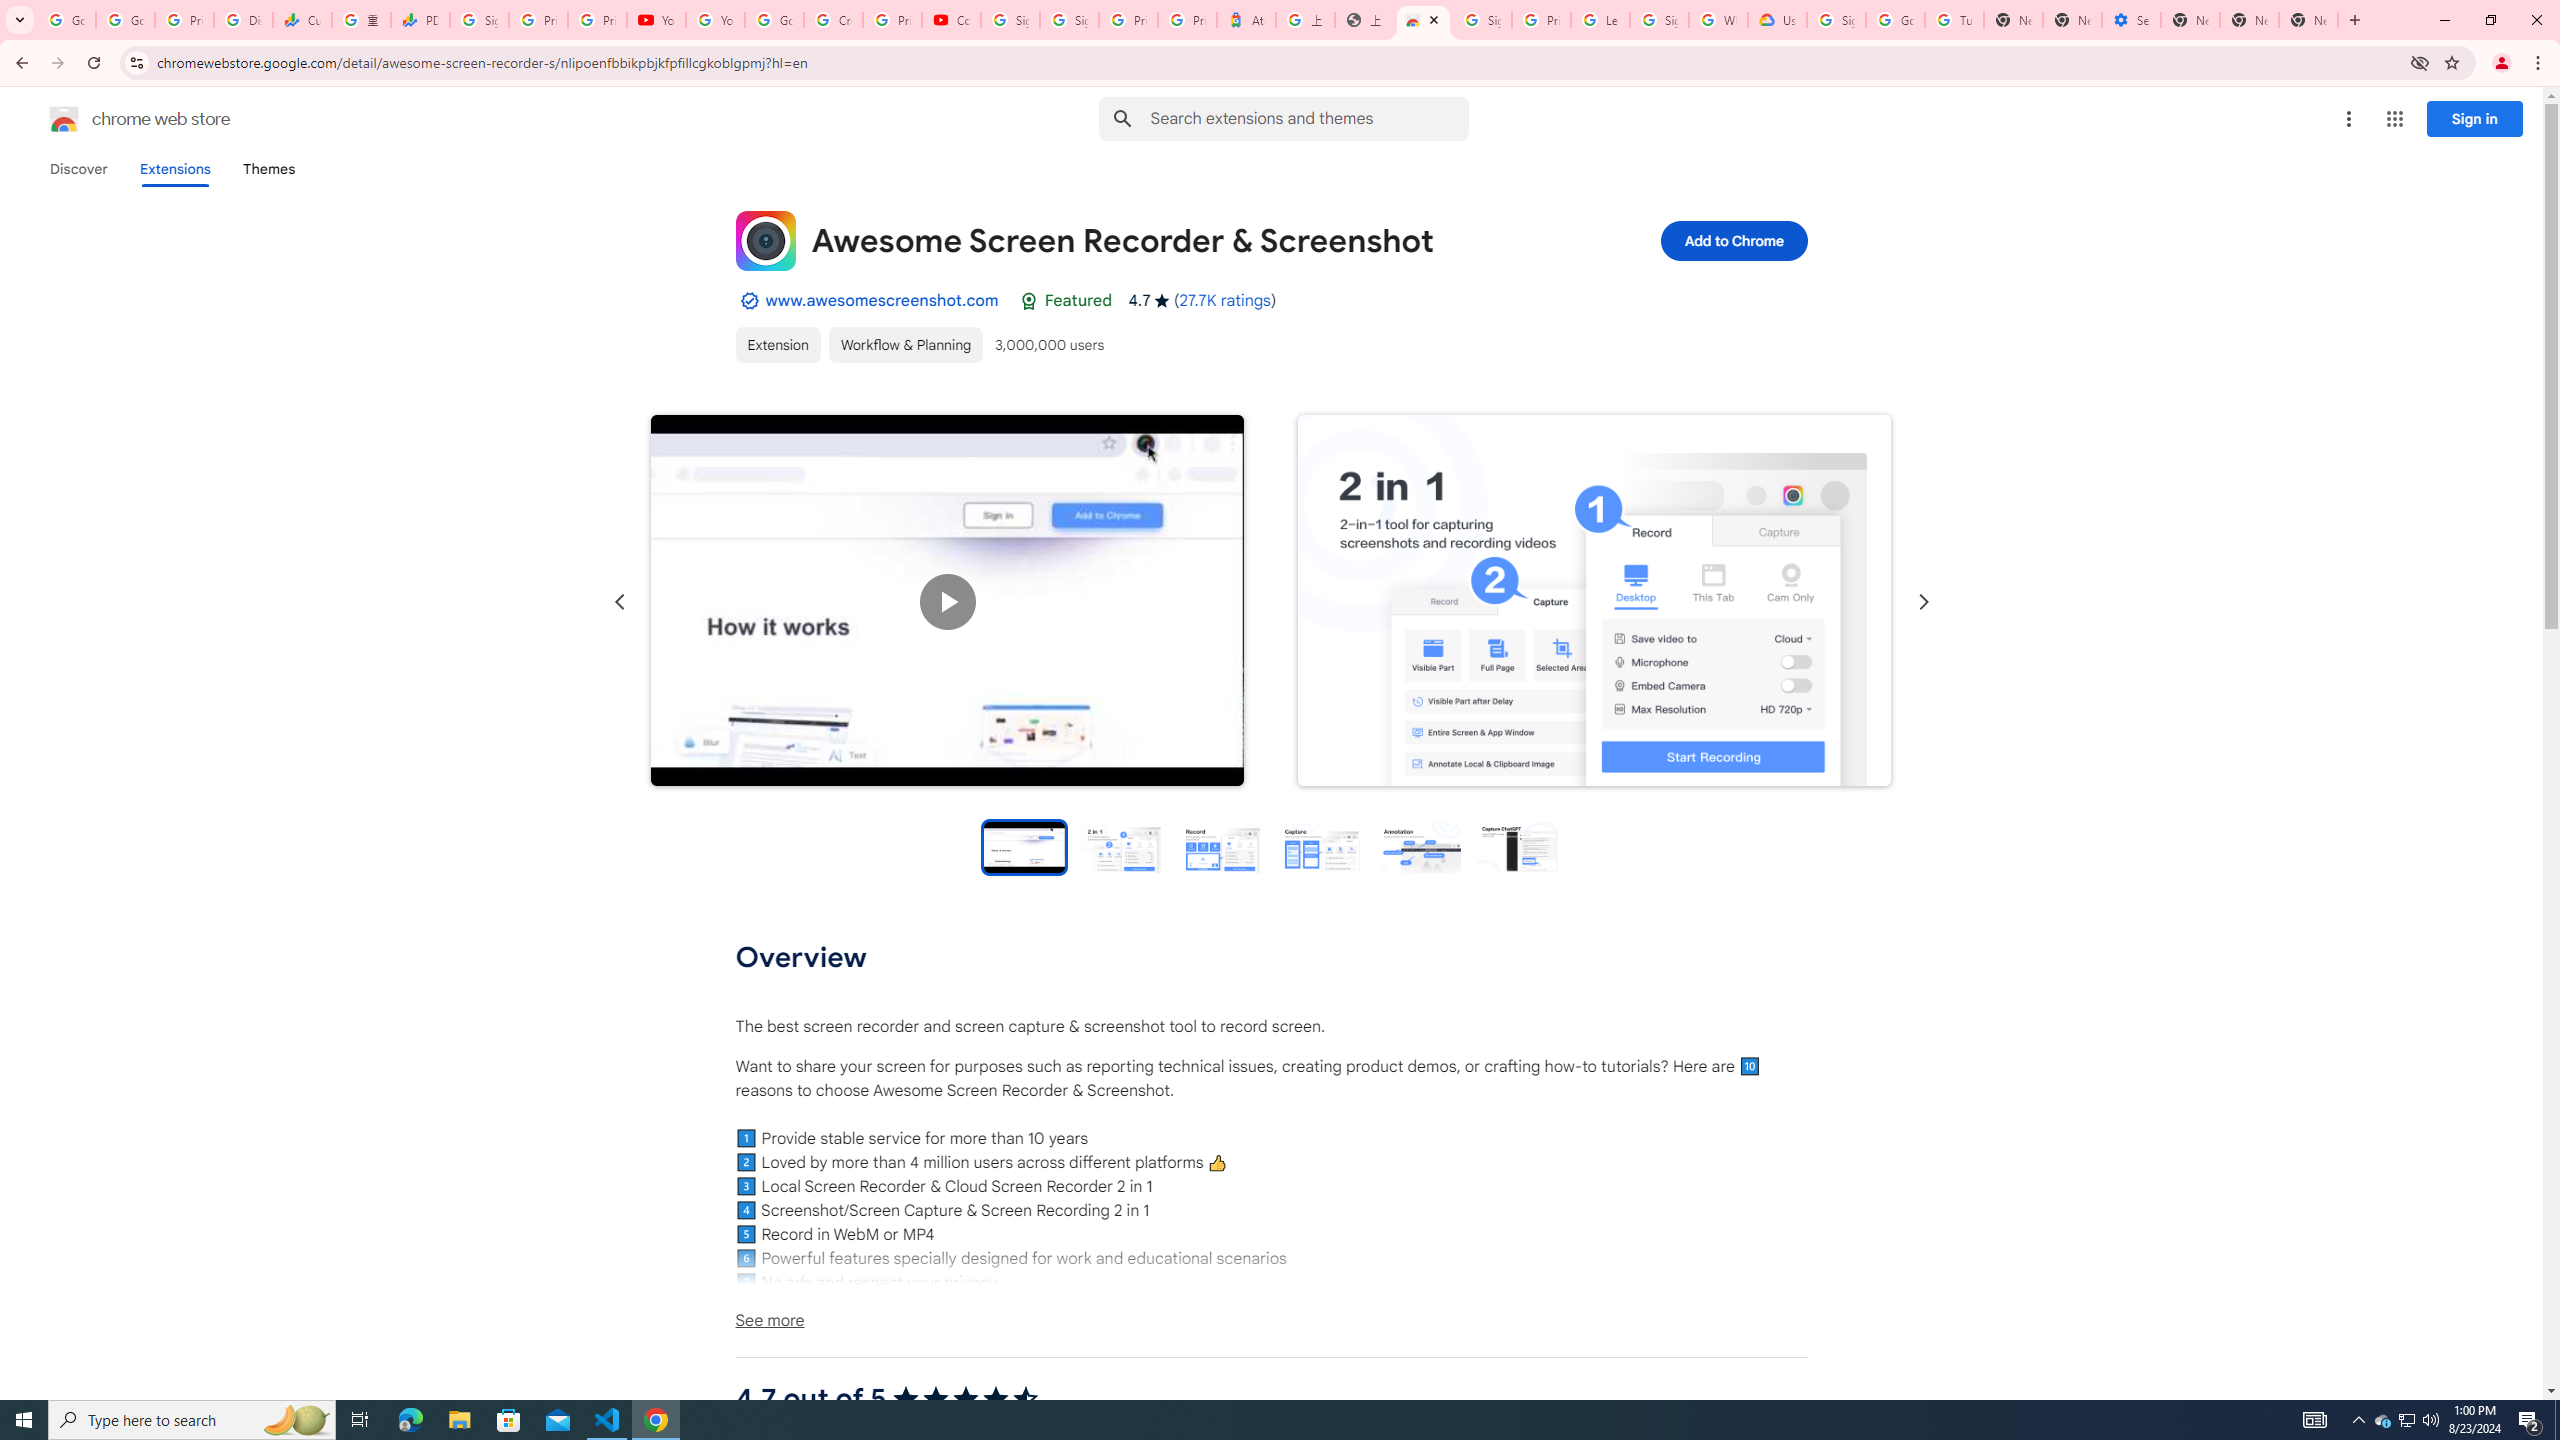 The height and width of the screenshot is (1440, 2560). I want to click on 'Turn cookies on or off - Computer - Google Account Help', so click(1953, 19).